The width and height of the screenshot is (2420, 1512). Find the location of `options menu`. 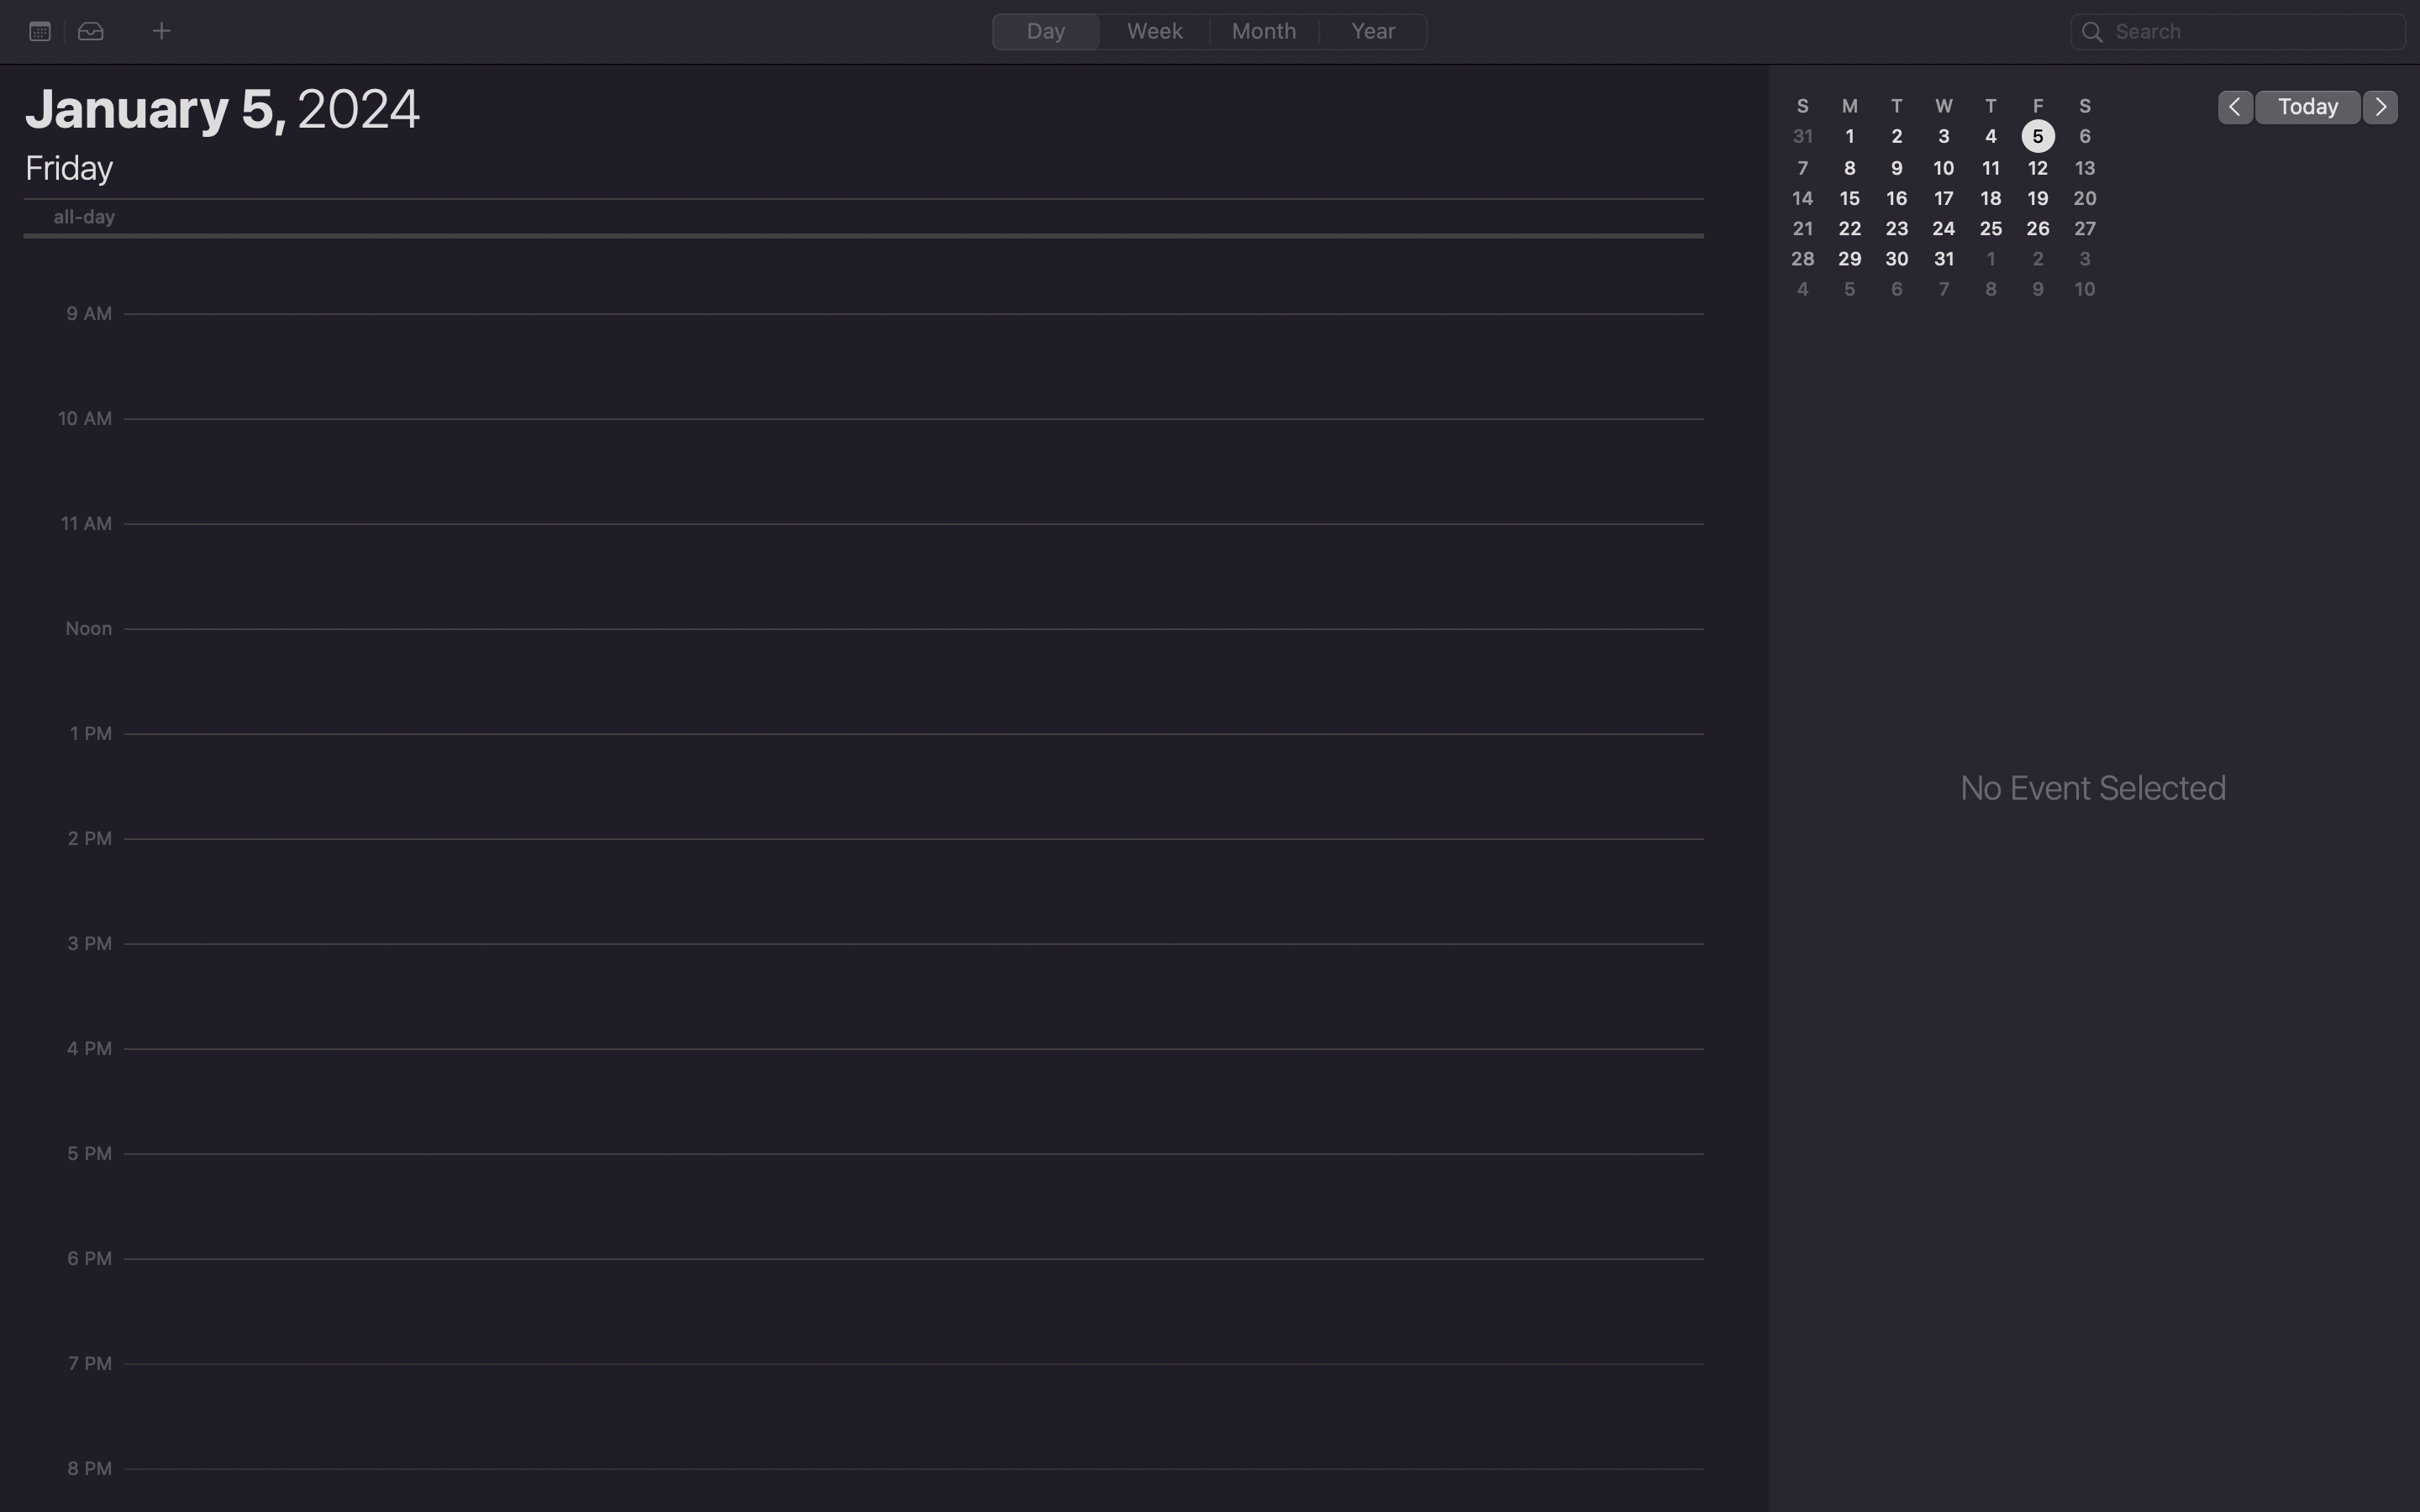

options menu is located at coordinates (39, 30).